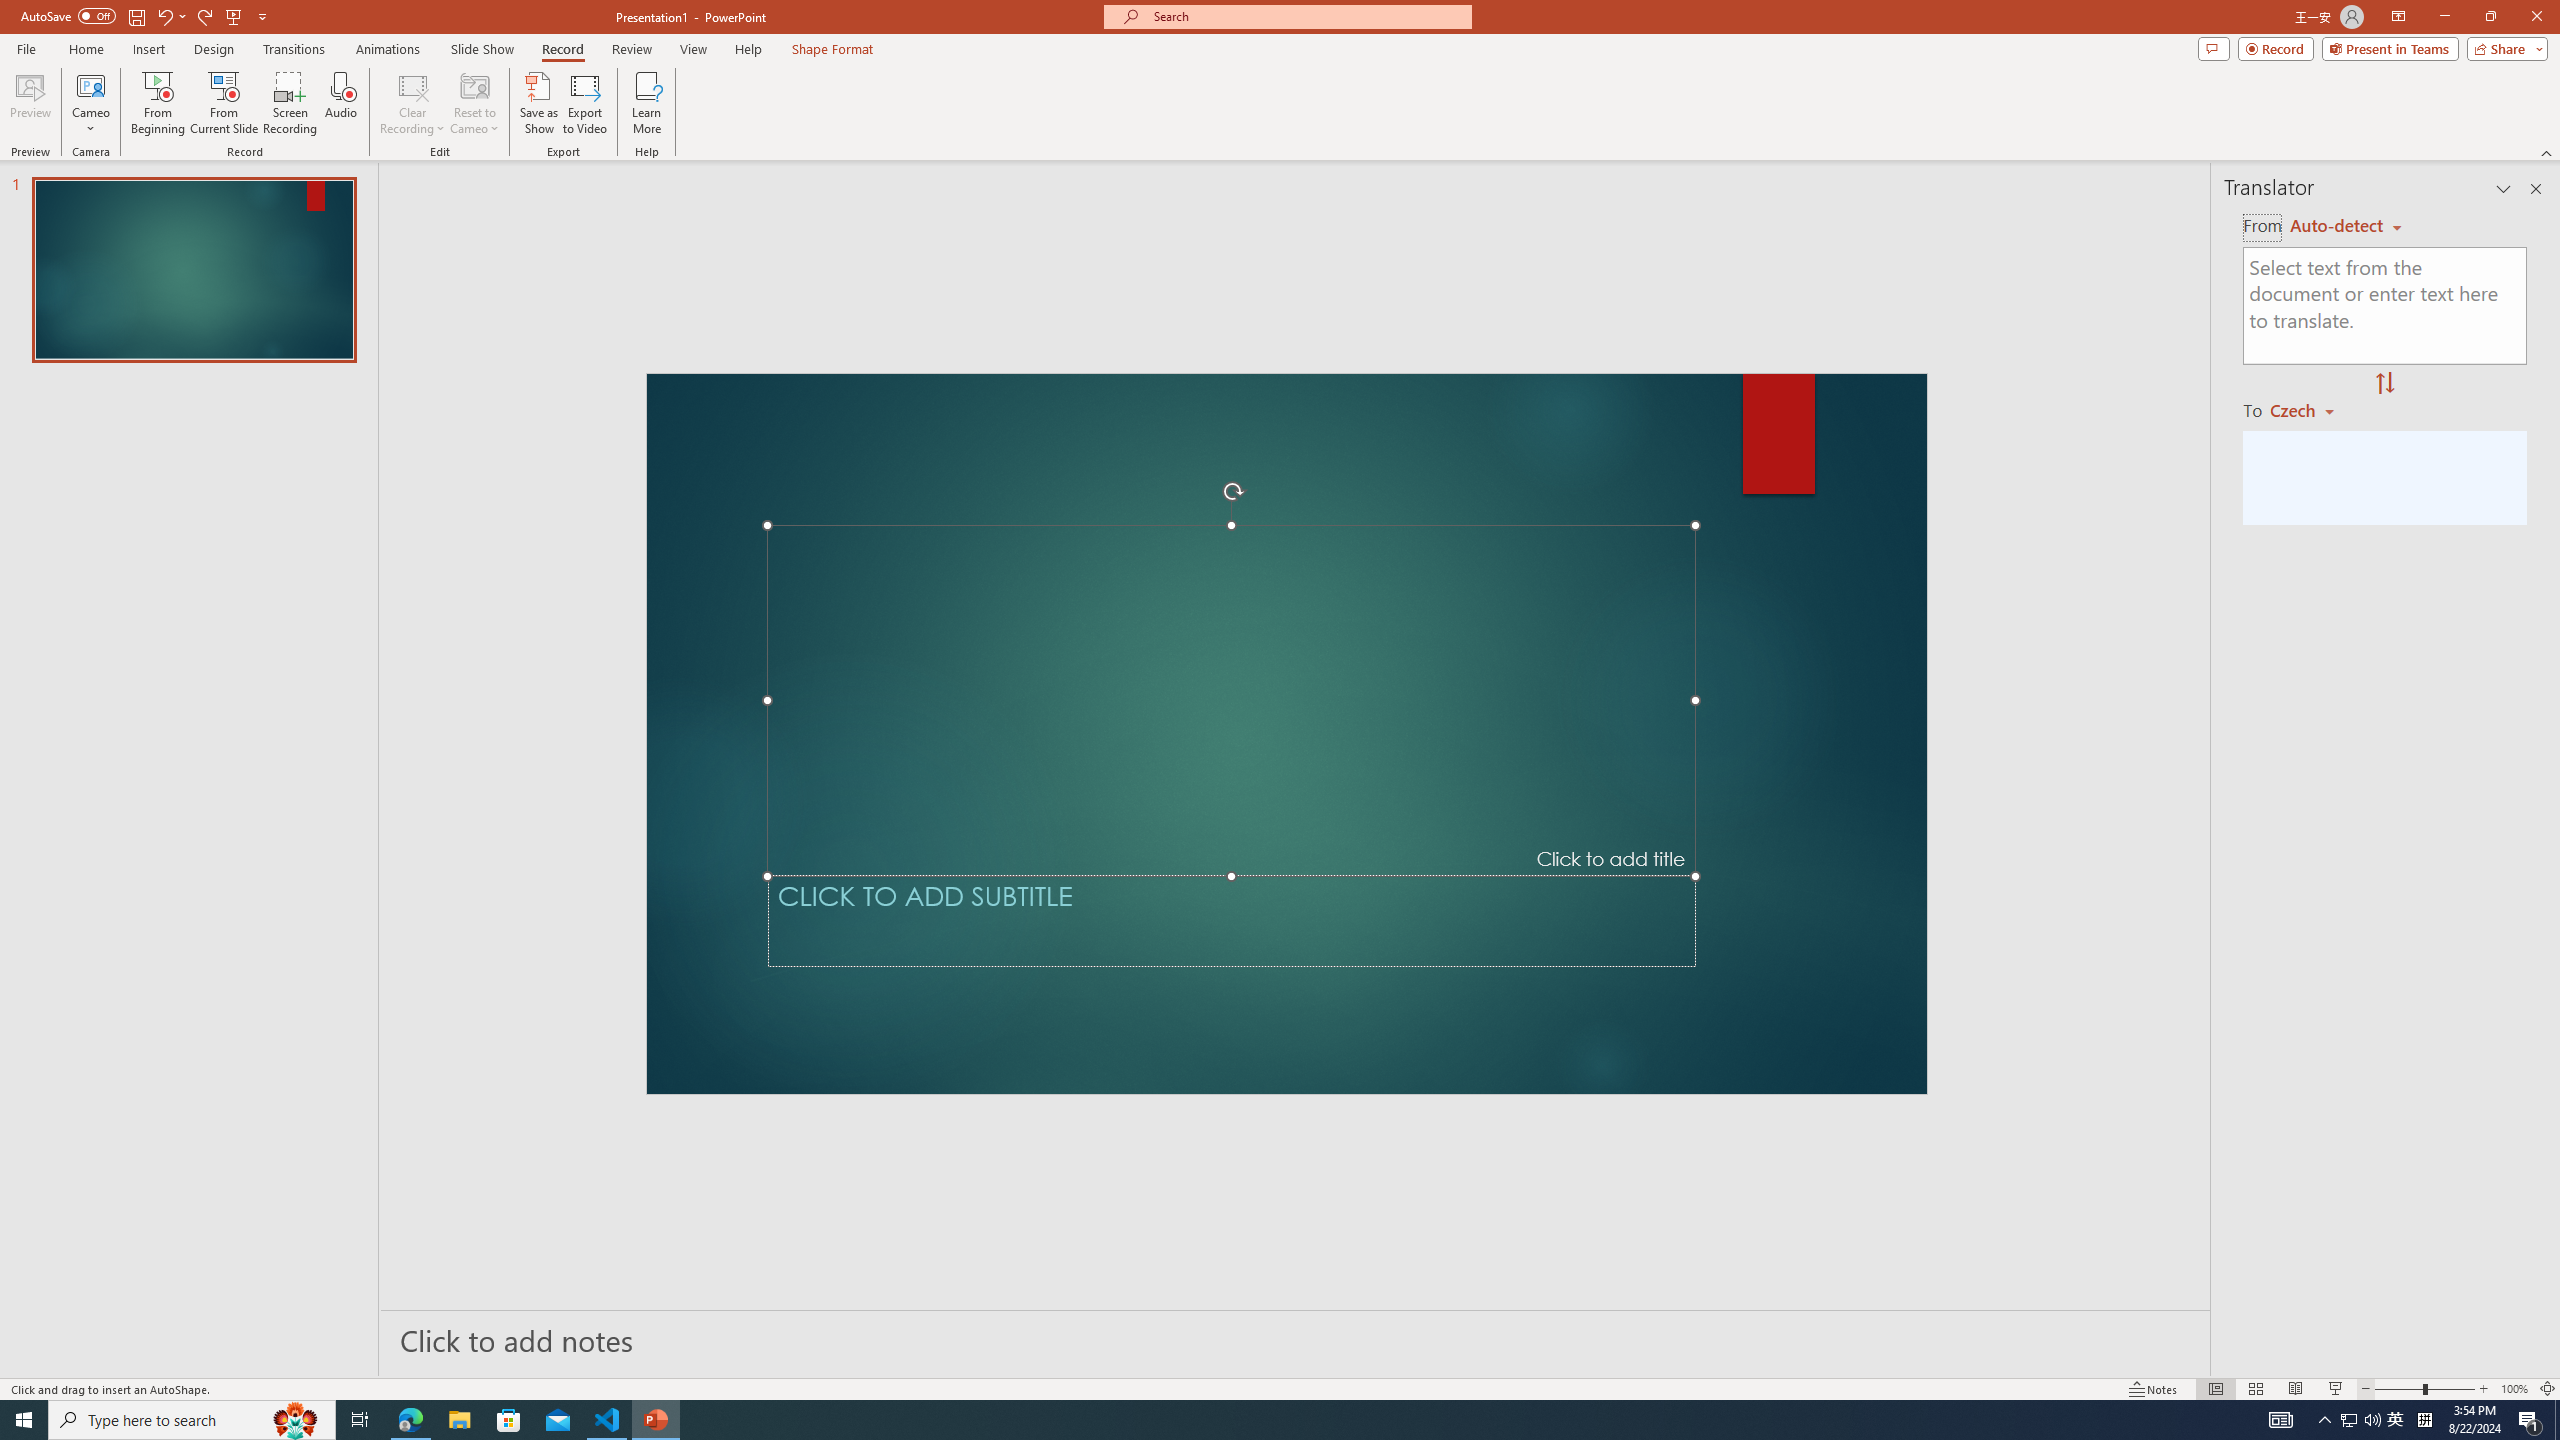 Image resolution: width=2560 pixels, height=1440 pixels. What do you see at coordinates (2295, 1389) in the screenshot?
I see `'Reading View'` at bounding box center [2295, 1389].